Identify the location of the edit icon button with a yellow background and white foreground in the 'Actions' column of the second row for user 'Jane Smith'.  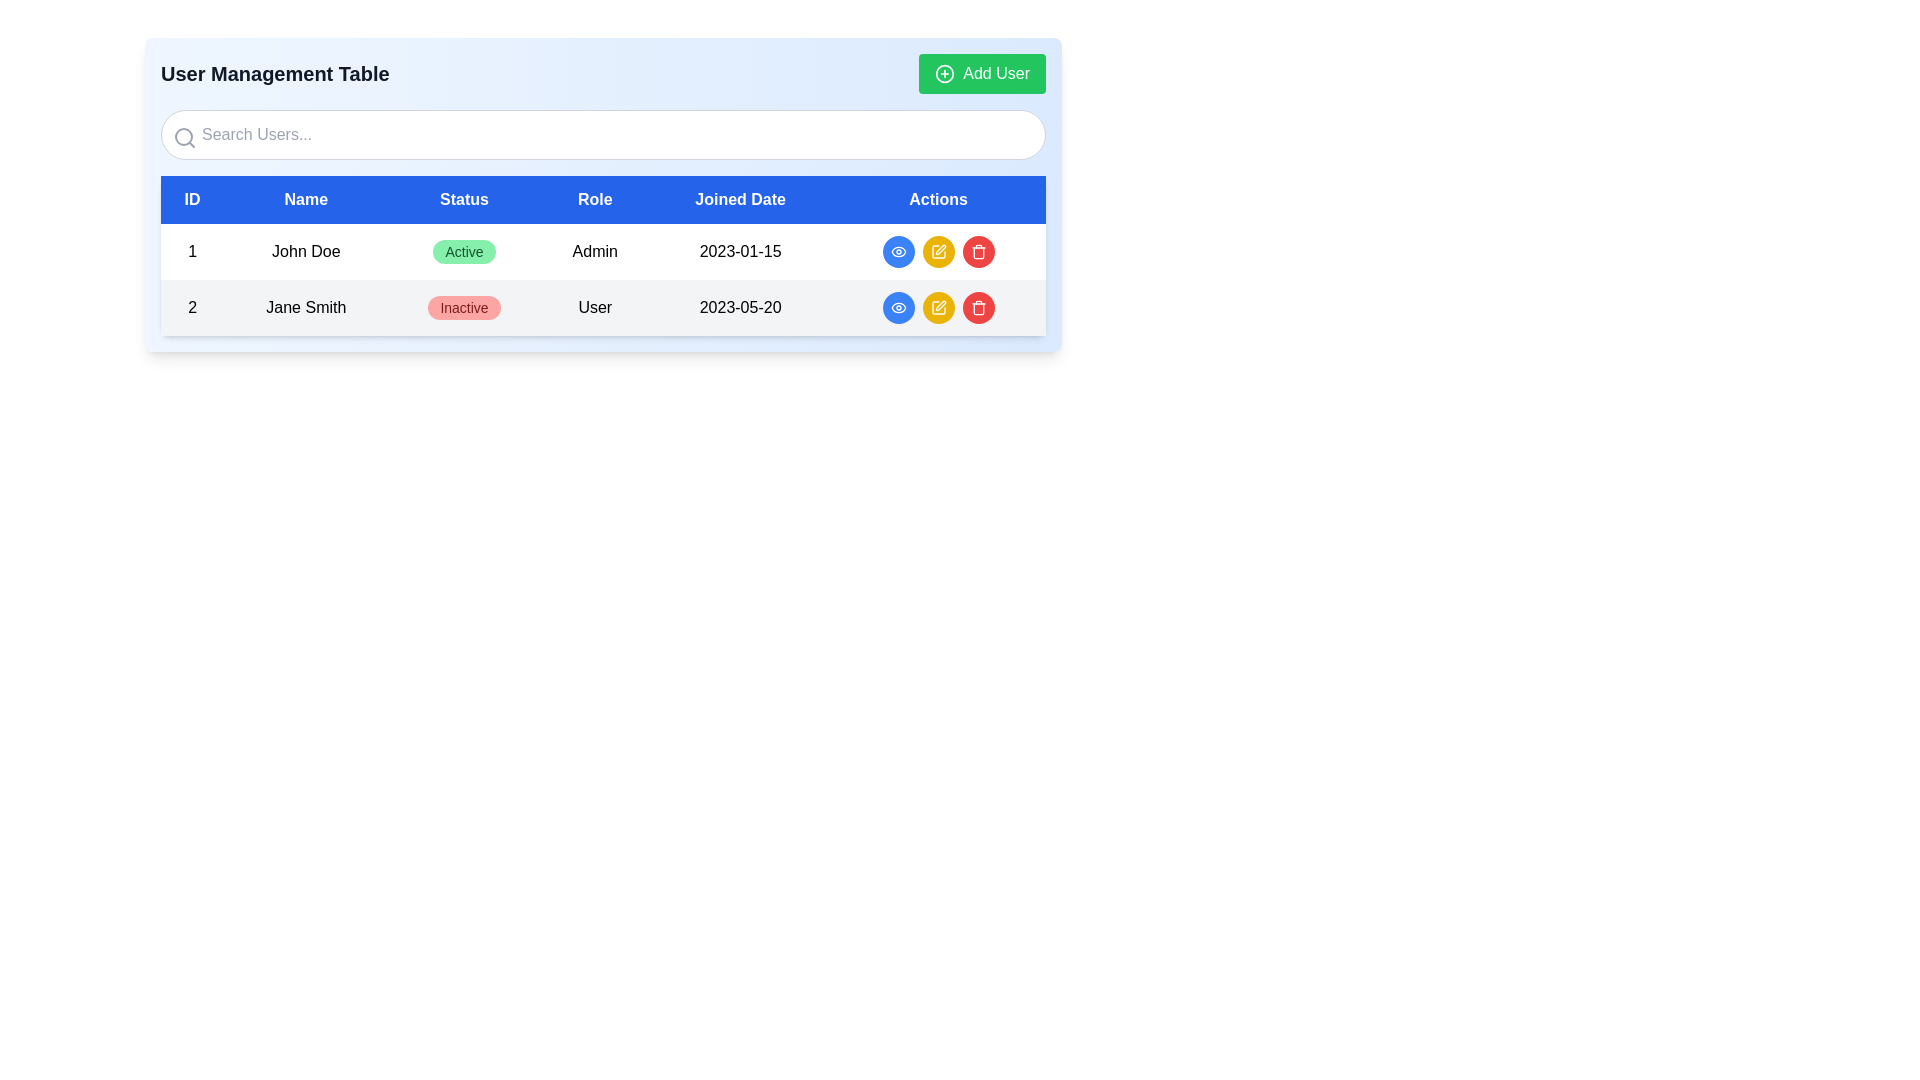
(937, 250).